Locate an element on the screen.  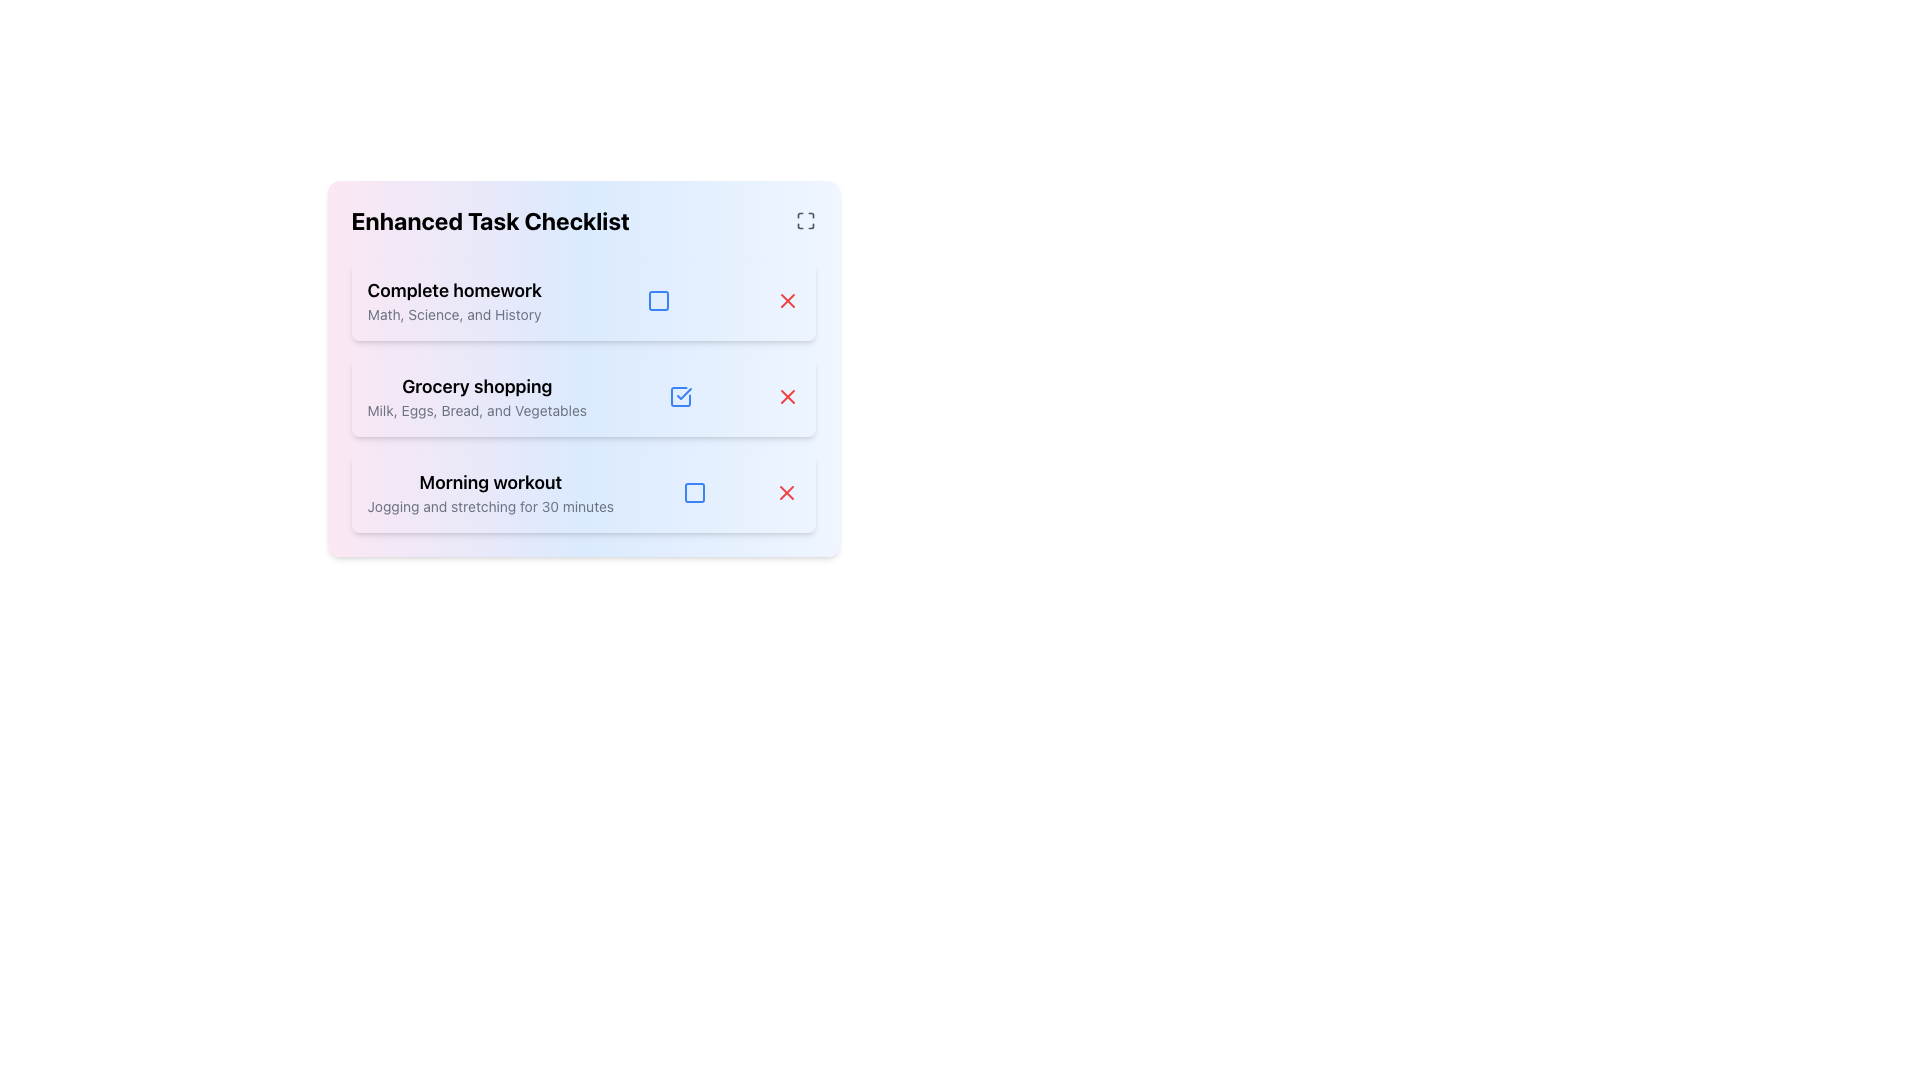
text of the header element displaying 'Morning workout', which is a bold and prominent title above the description in the checklist interface is located at coordinates (490, 482).